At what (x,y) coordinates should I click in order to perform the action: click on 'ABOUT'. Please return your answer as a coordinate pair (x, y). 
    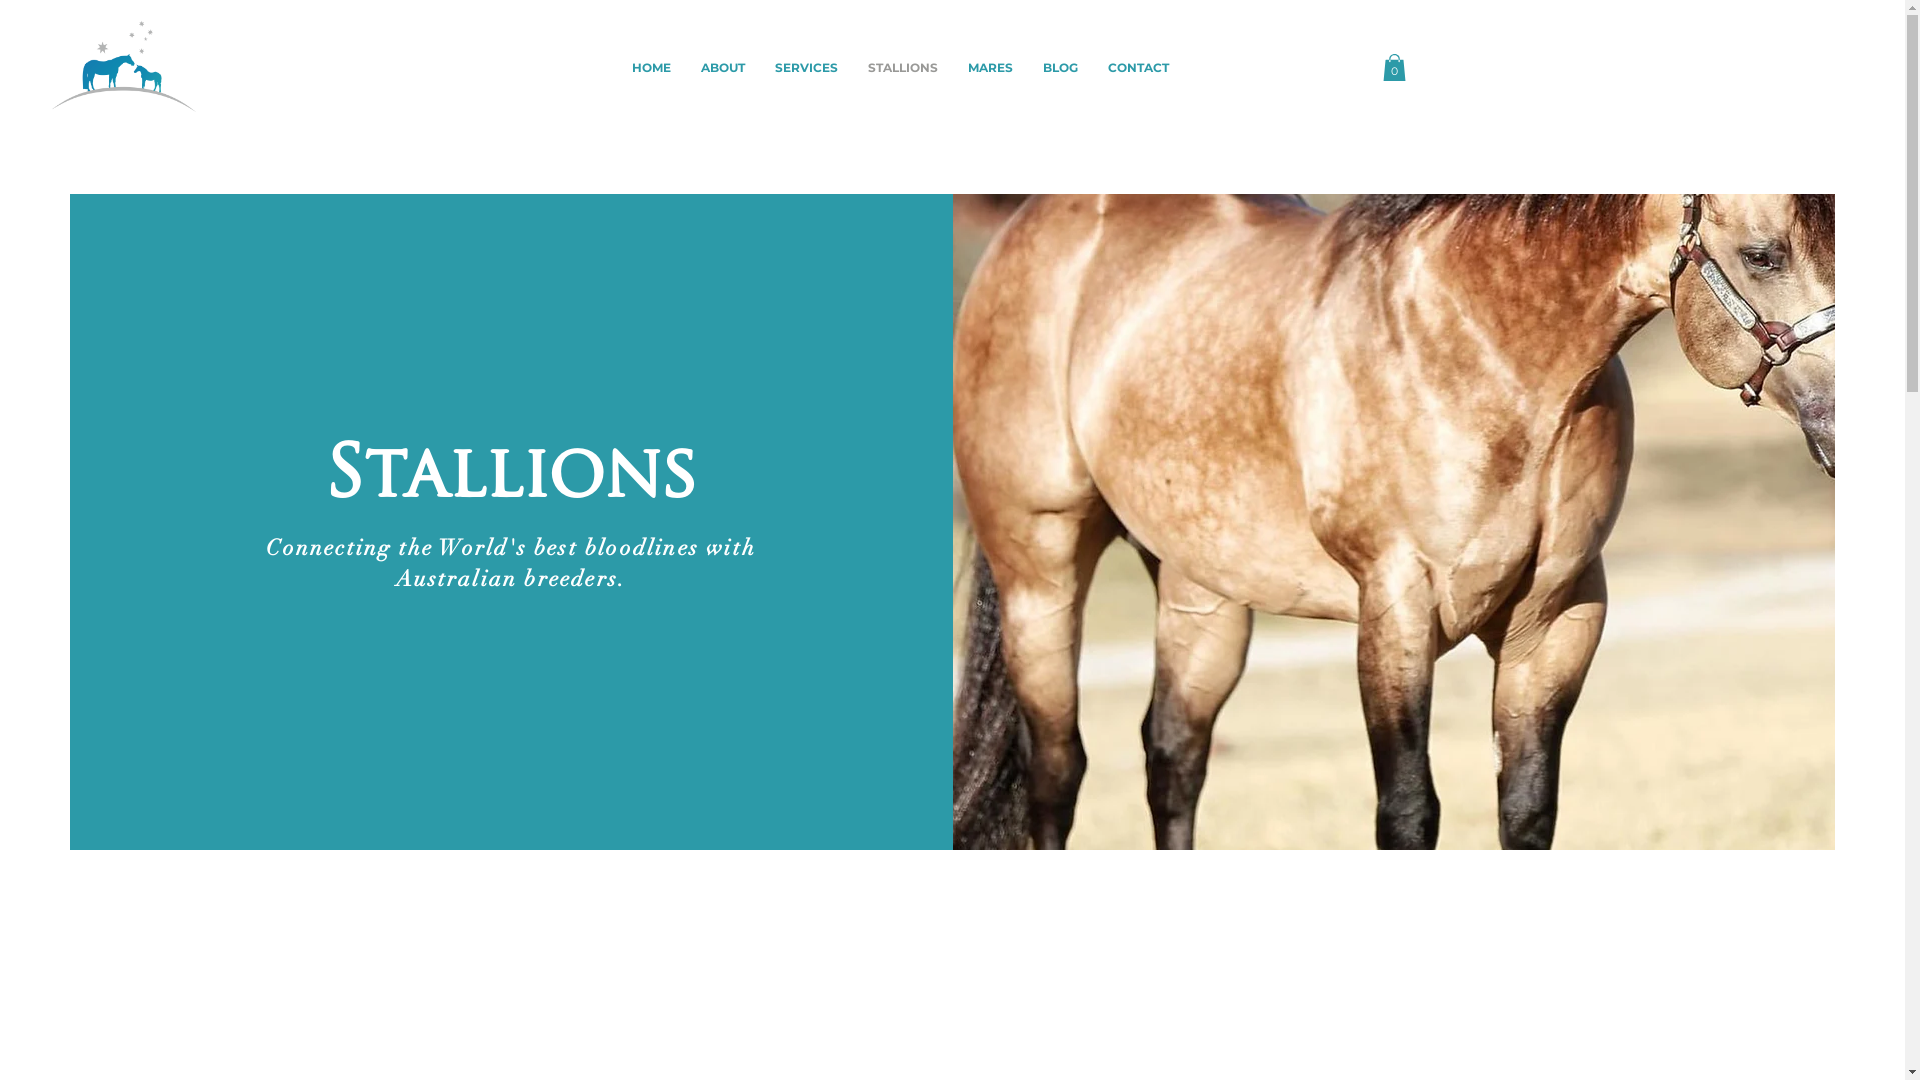
    Looking at the image, I should click on (686, 66).